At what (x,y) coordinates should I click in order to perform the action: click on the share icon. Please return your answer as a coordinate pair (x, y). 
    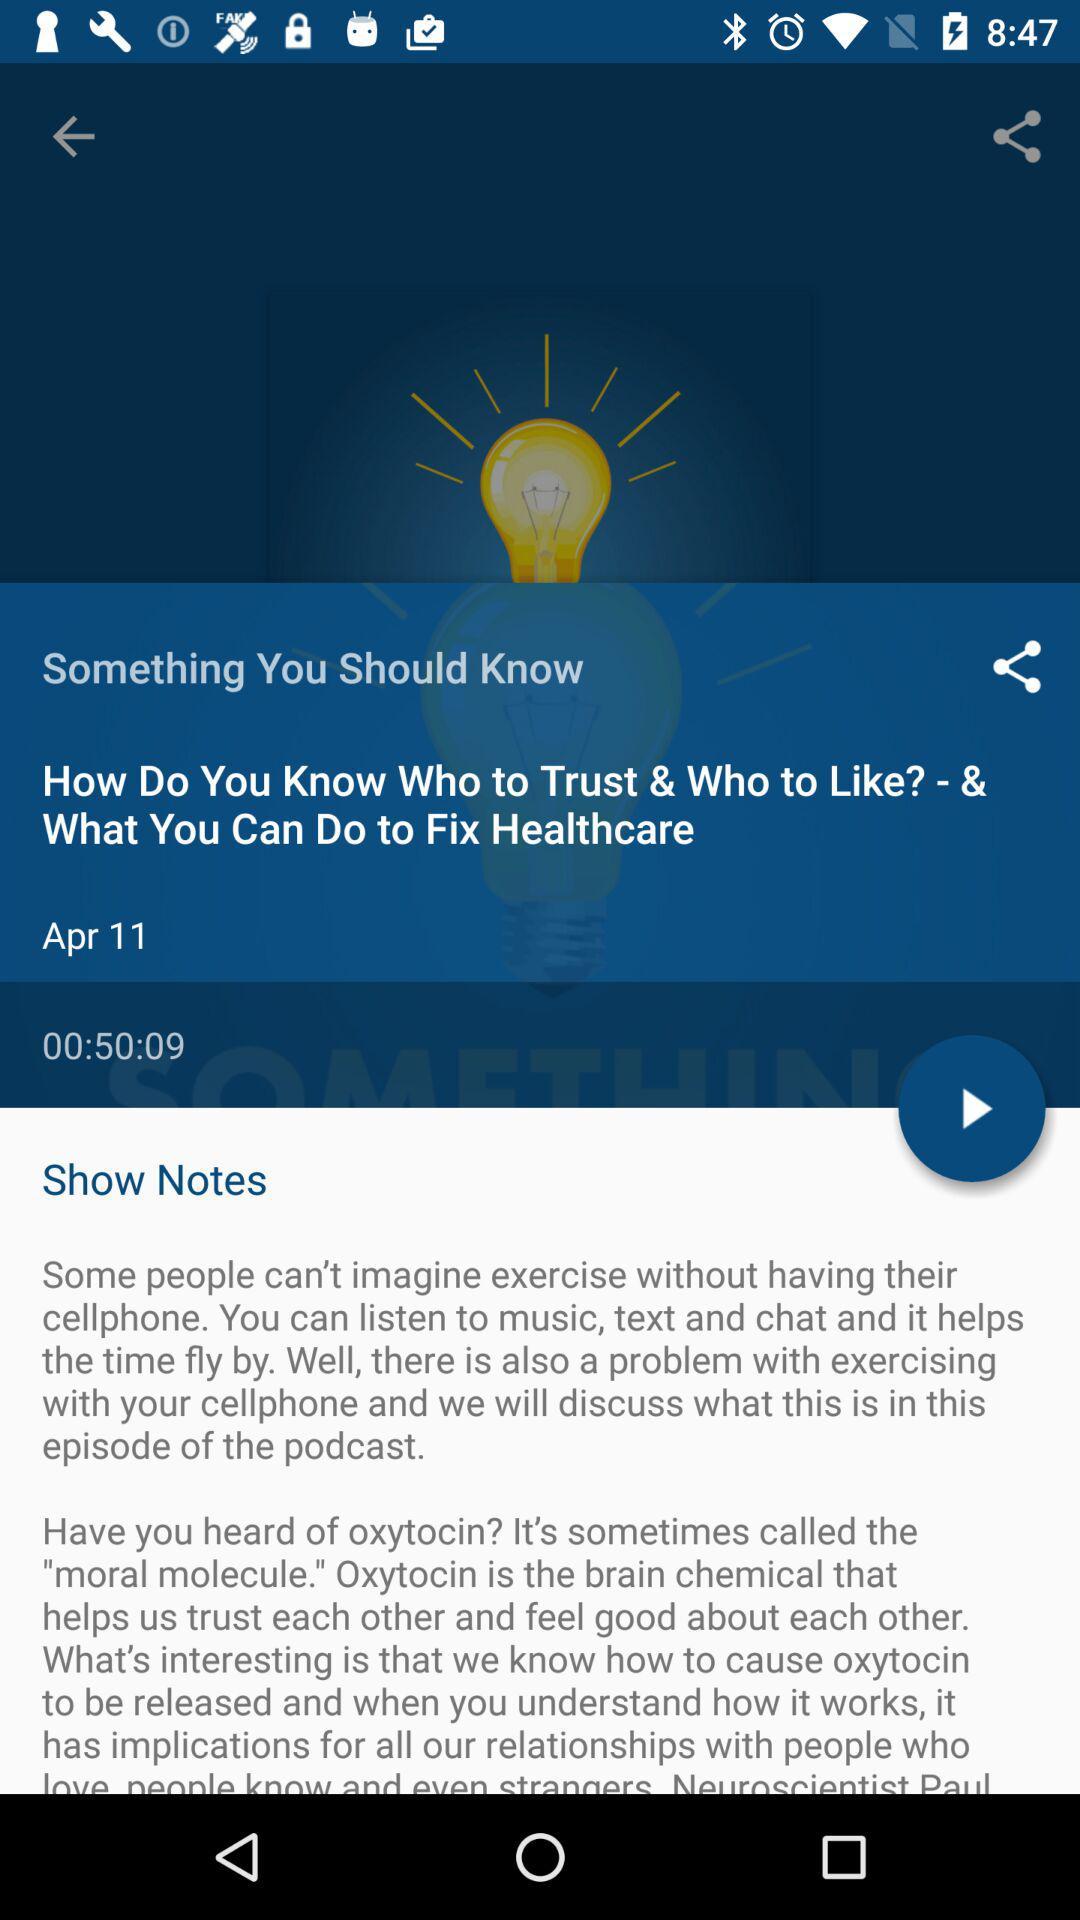
    Looking at the image, I should click on (1017, 666).